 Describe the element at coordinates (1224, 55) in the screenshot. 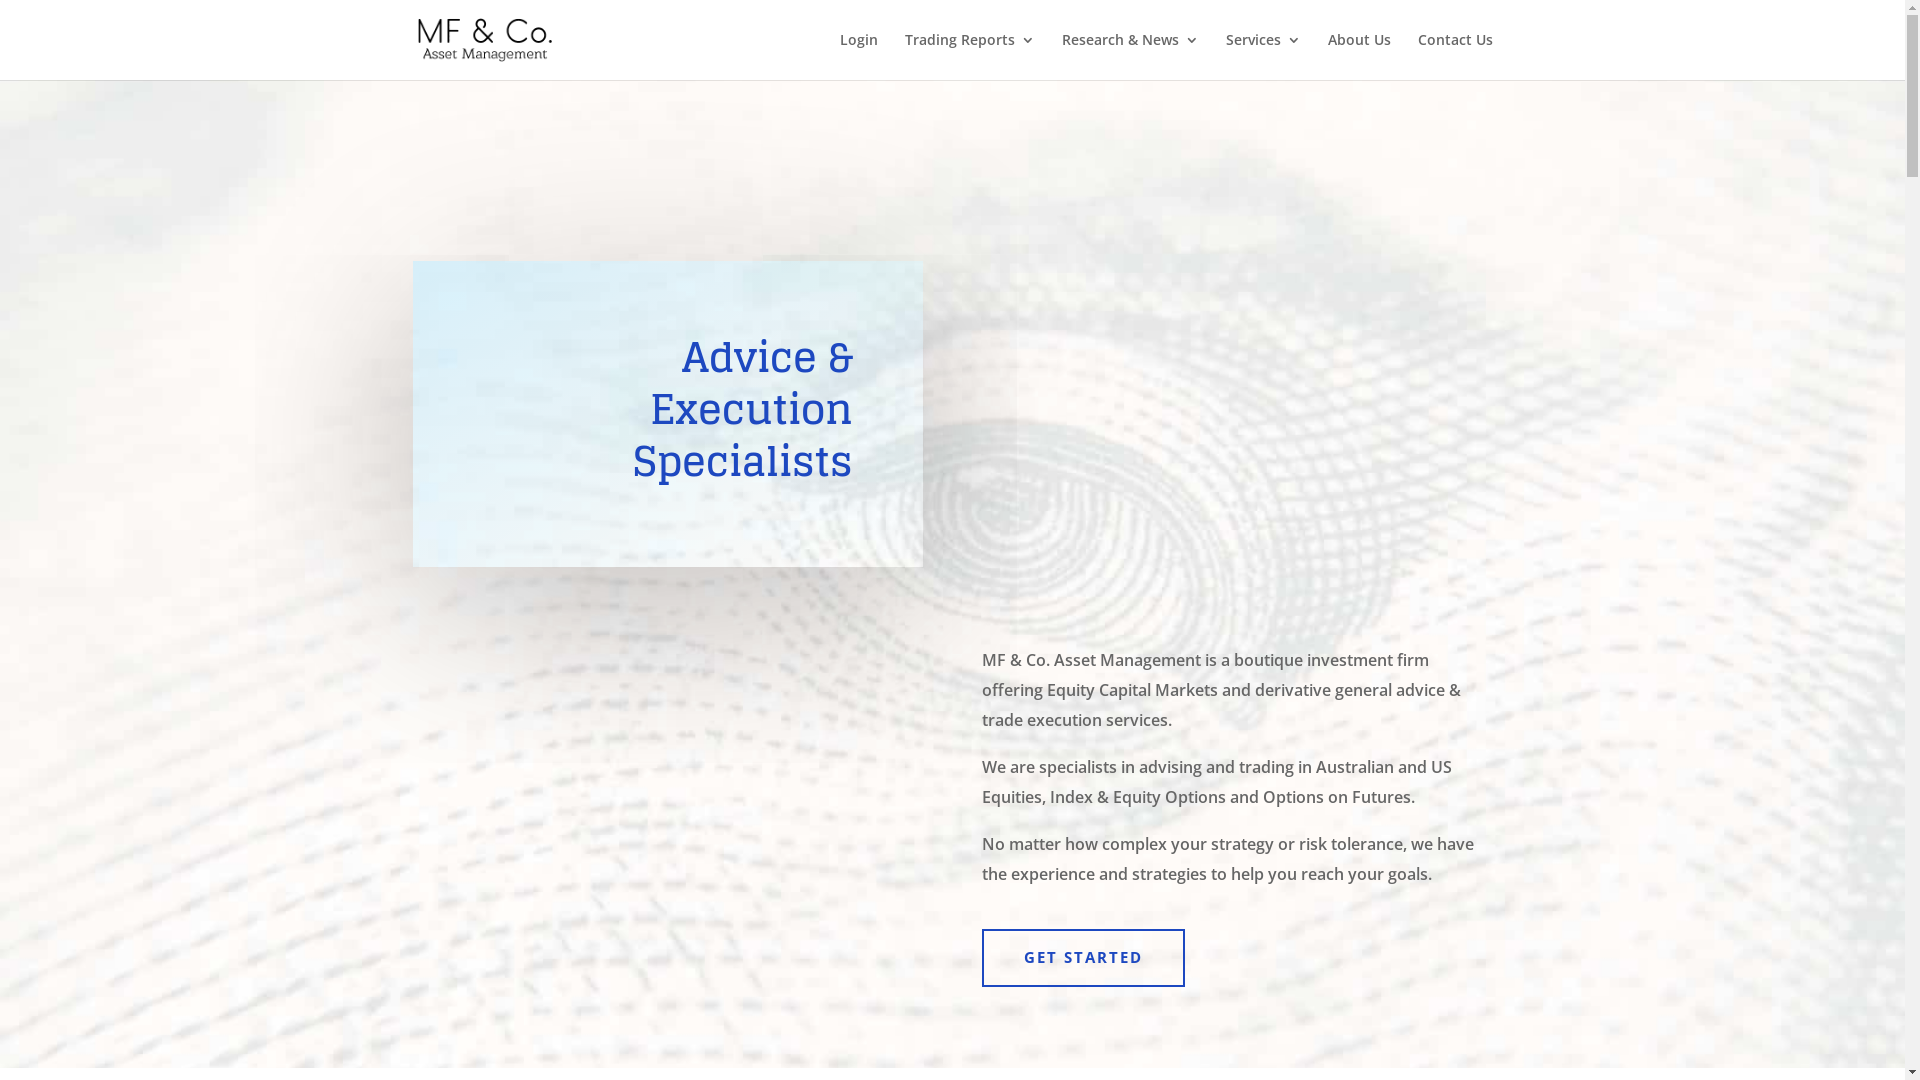

I see `'Services'` at that location.